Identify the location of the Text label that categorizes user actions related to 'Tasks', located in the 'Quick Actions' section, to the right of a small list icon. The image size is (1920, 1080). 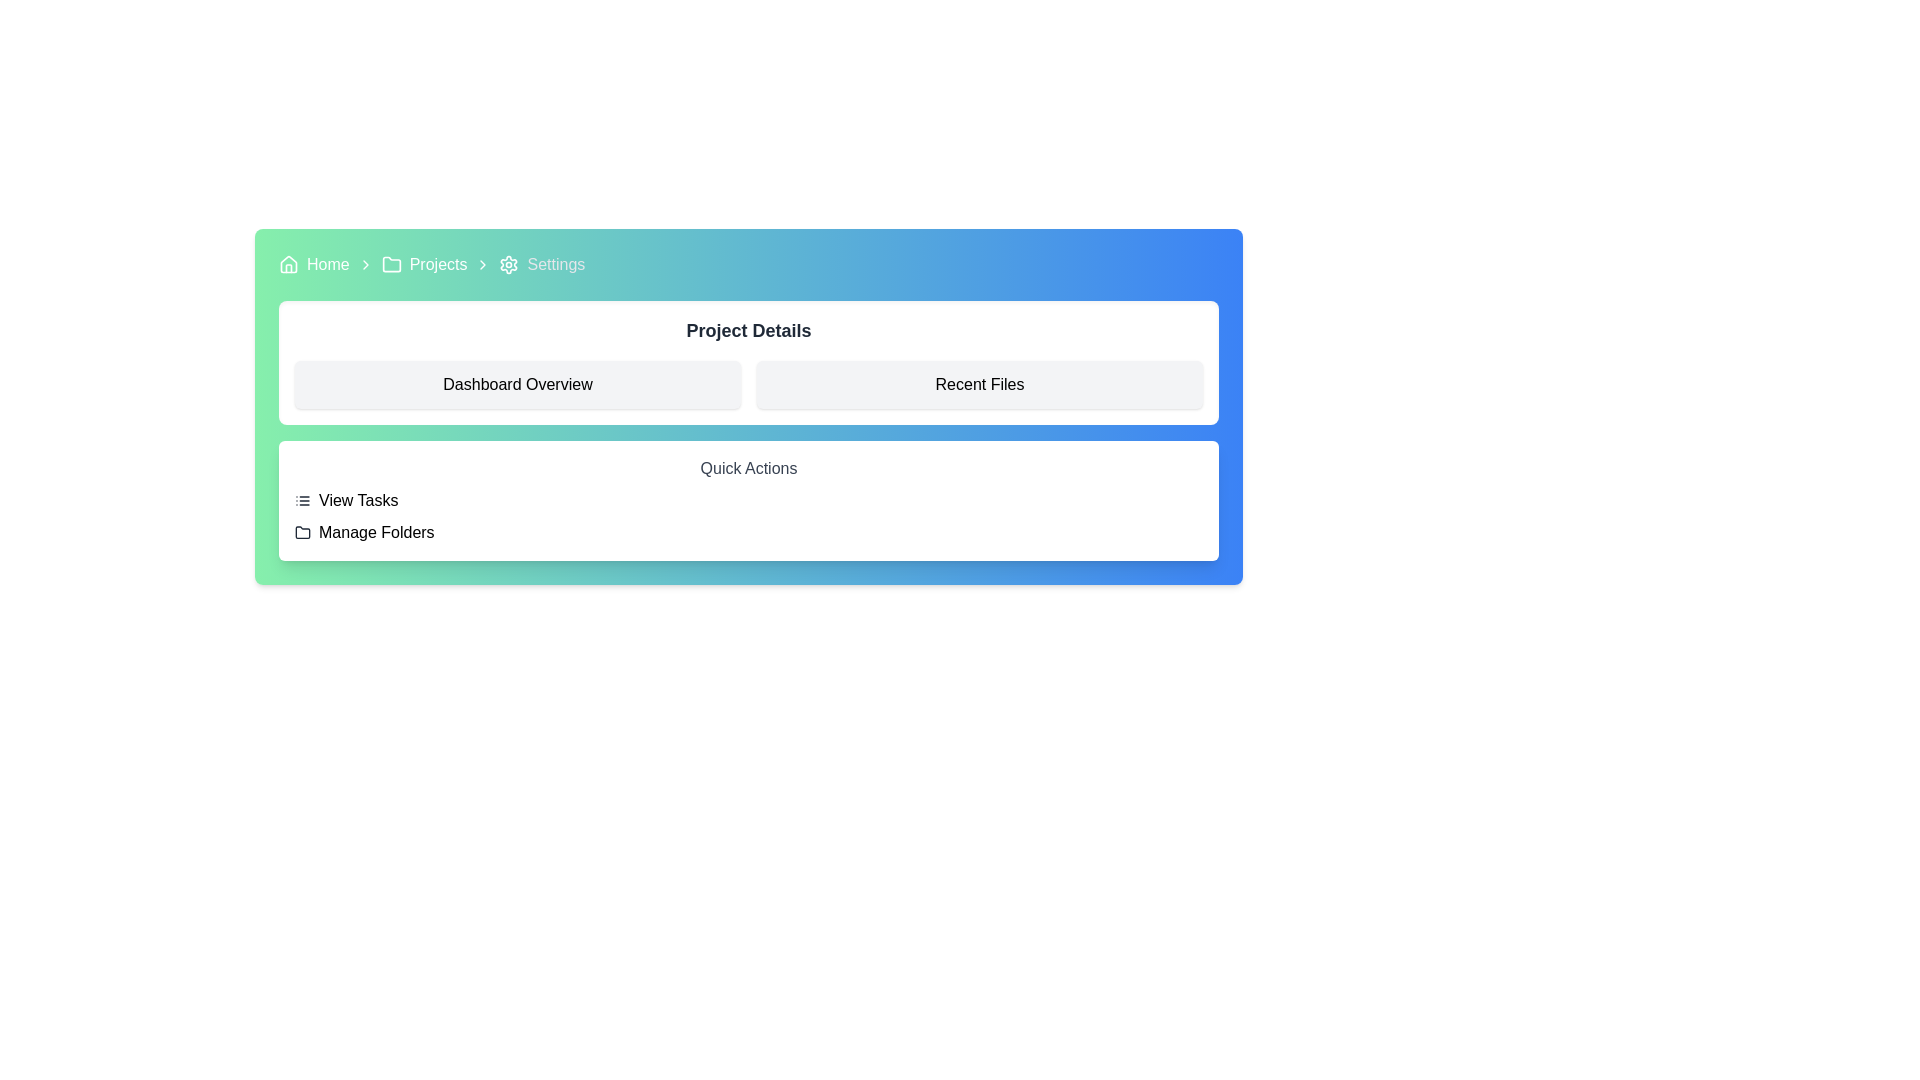
(358, 500).